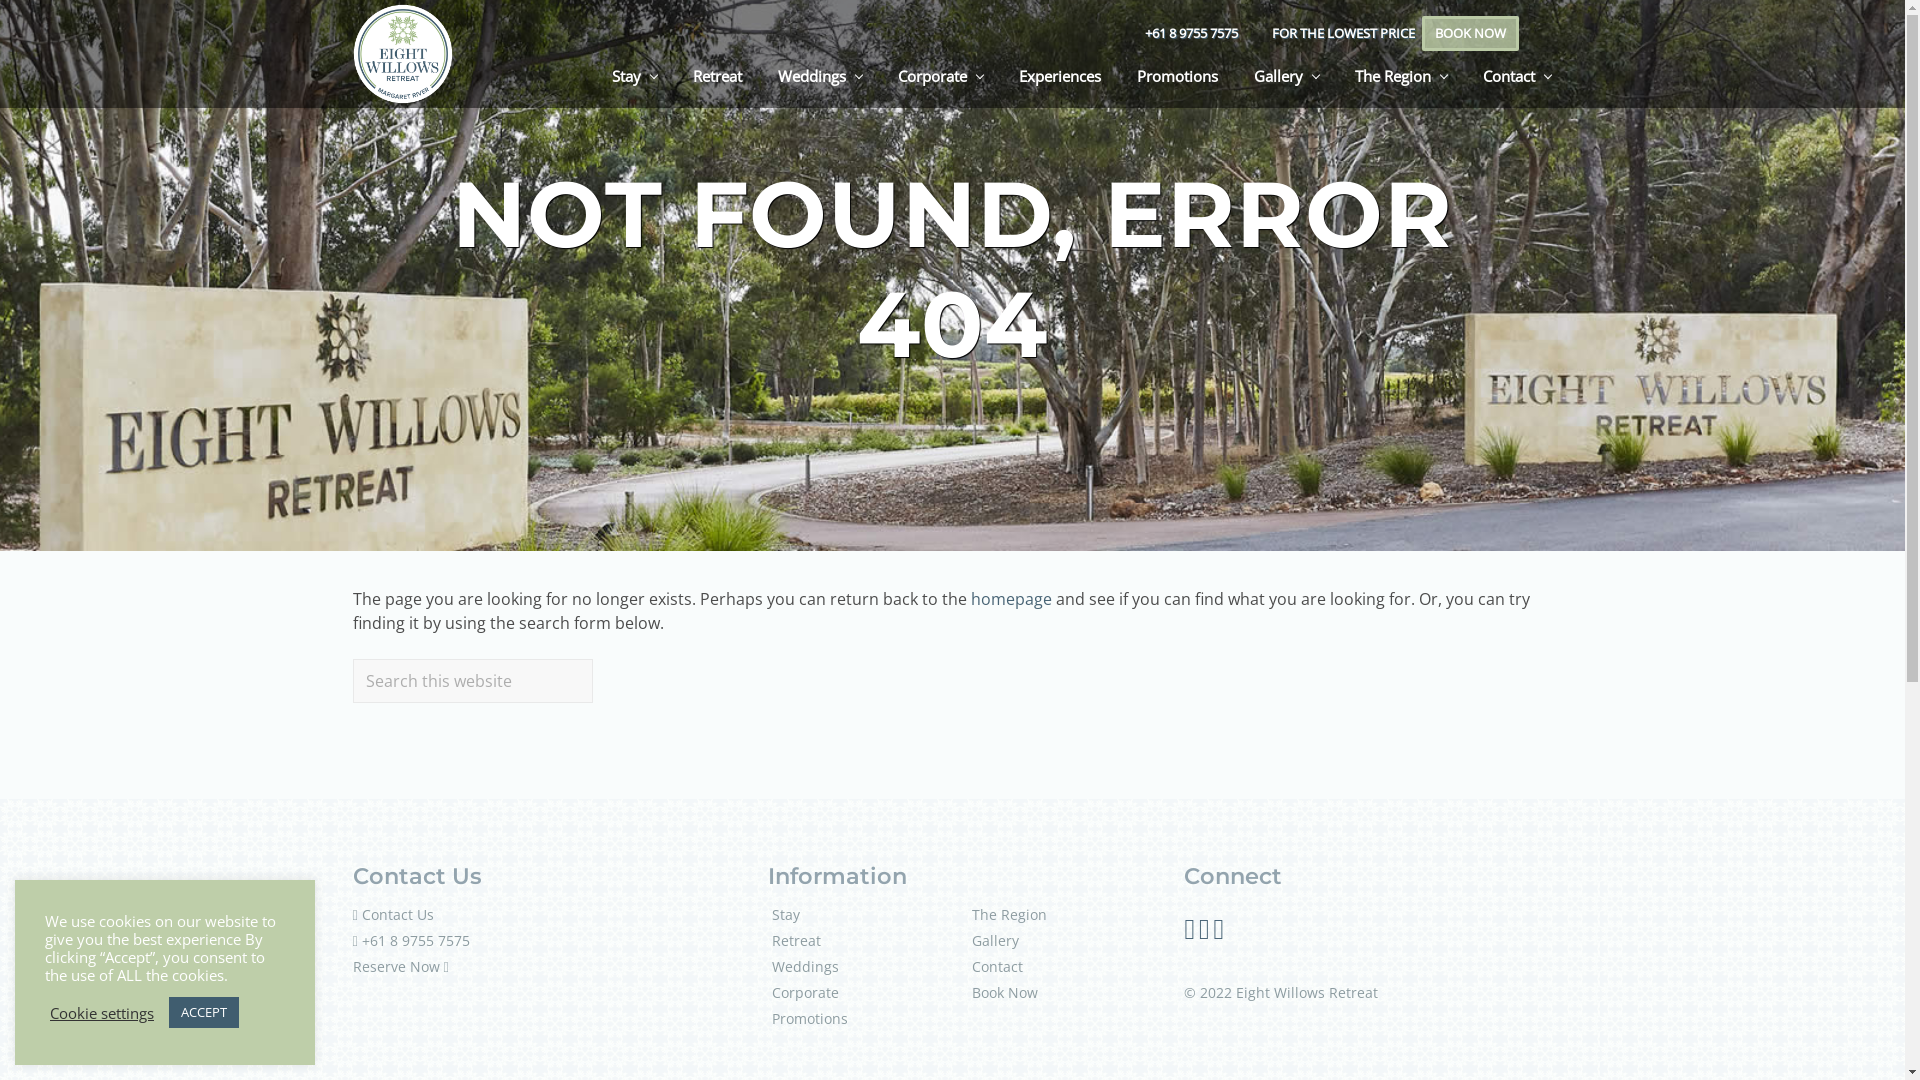 The height and width of the screenshot is (1080, 1920). I want to click on 'The Region', so click(1399, 75).